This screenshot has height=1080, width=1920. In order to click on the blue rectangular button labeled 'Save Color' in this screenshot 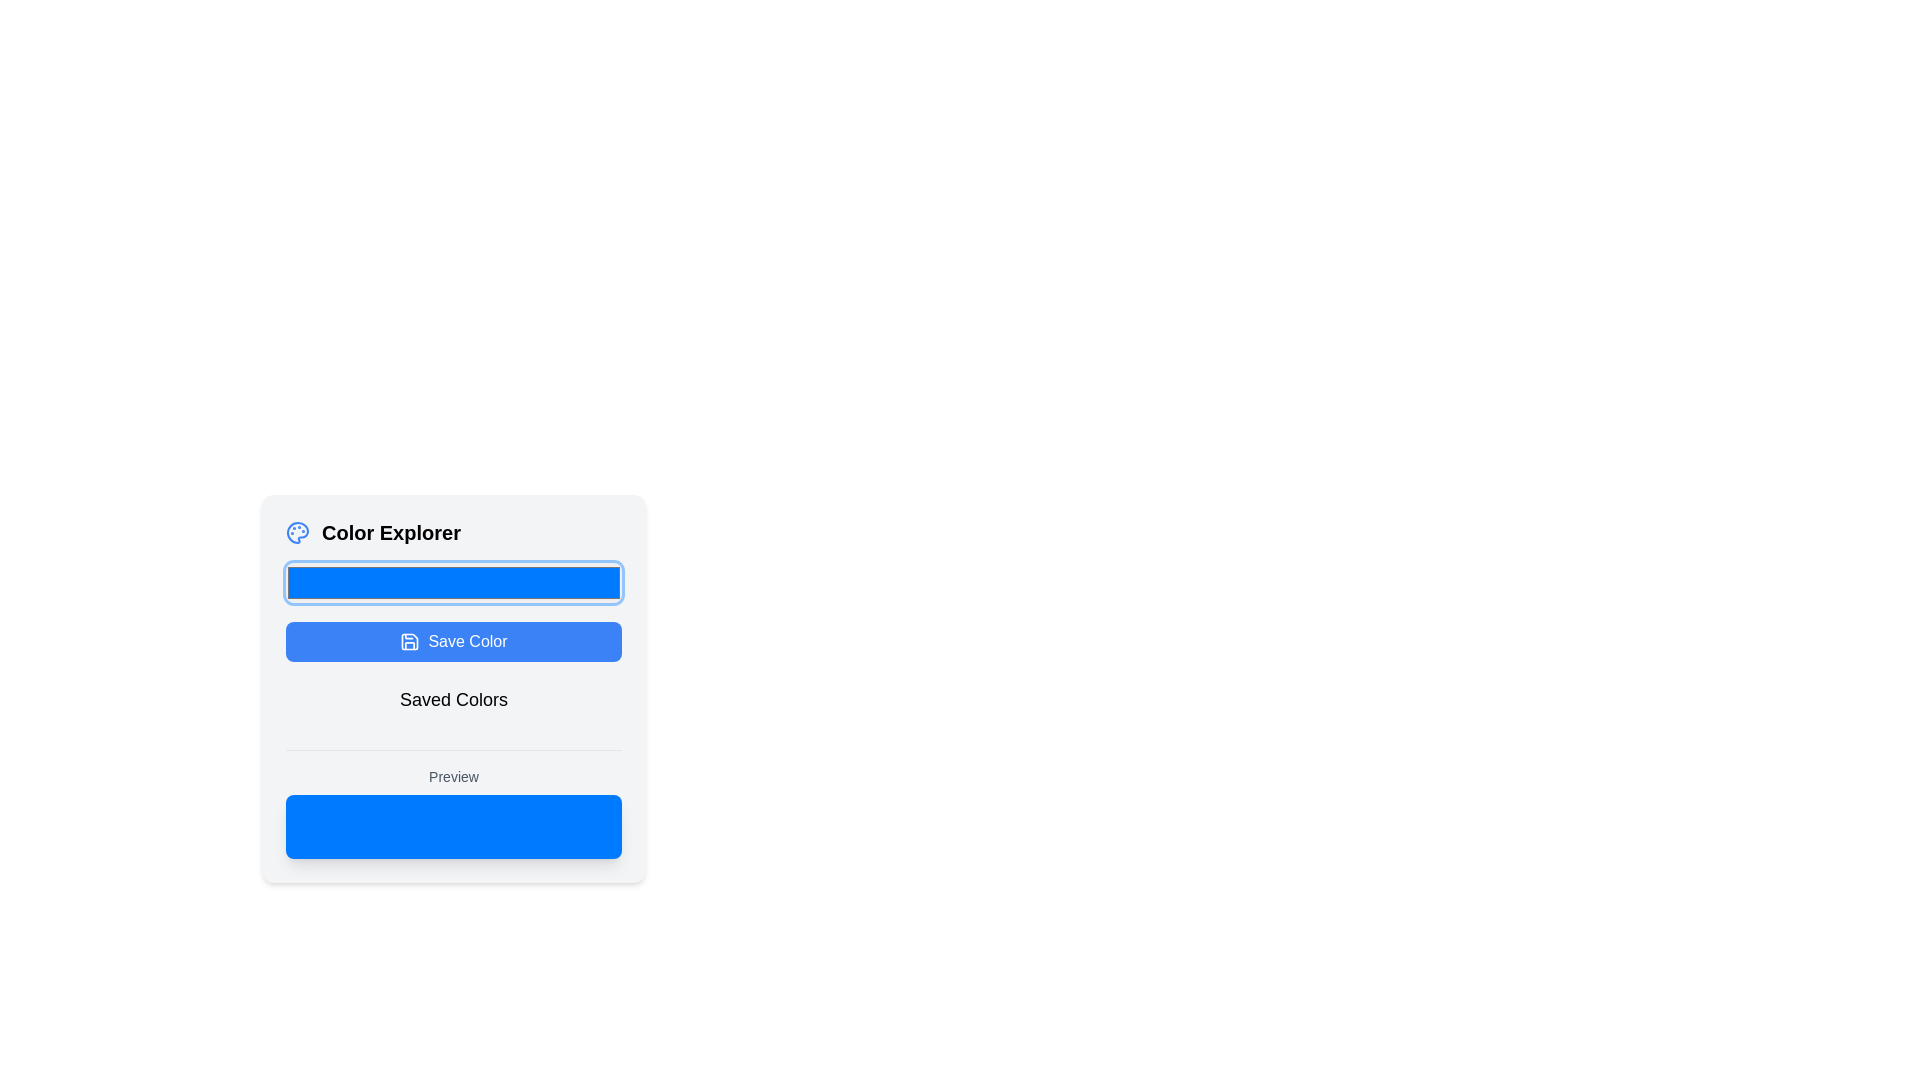, I will do `click(453, 641)`.